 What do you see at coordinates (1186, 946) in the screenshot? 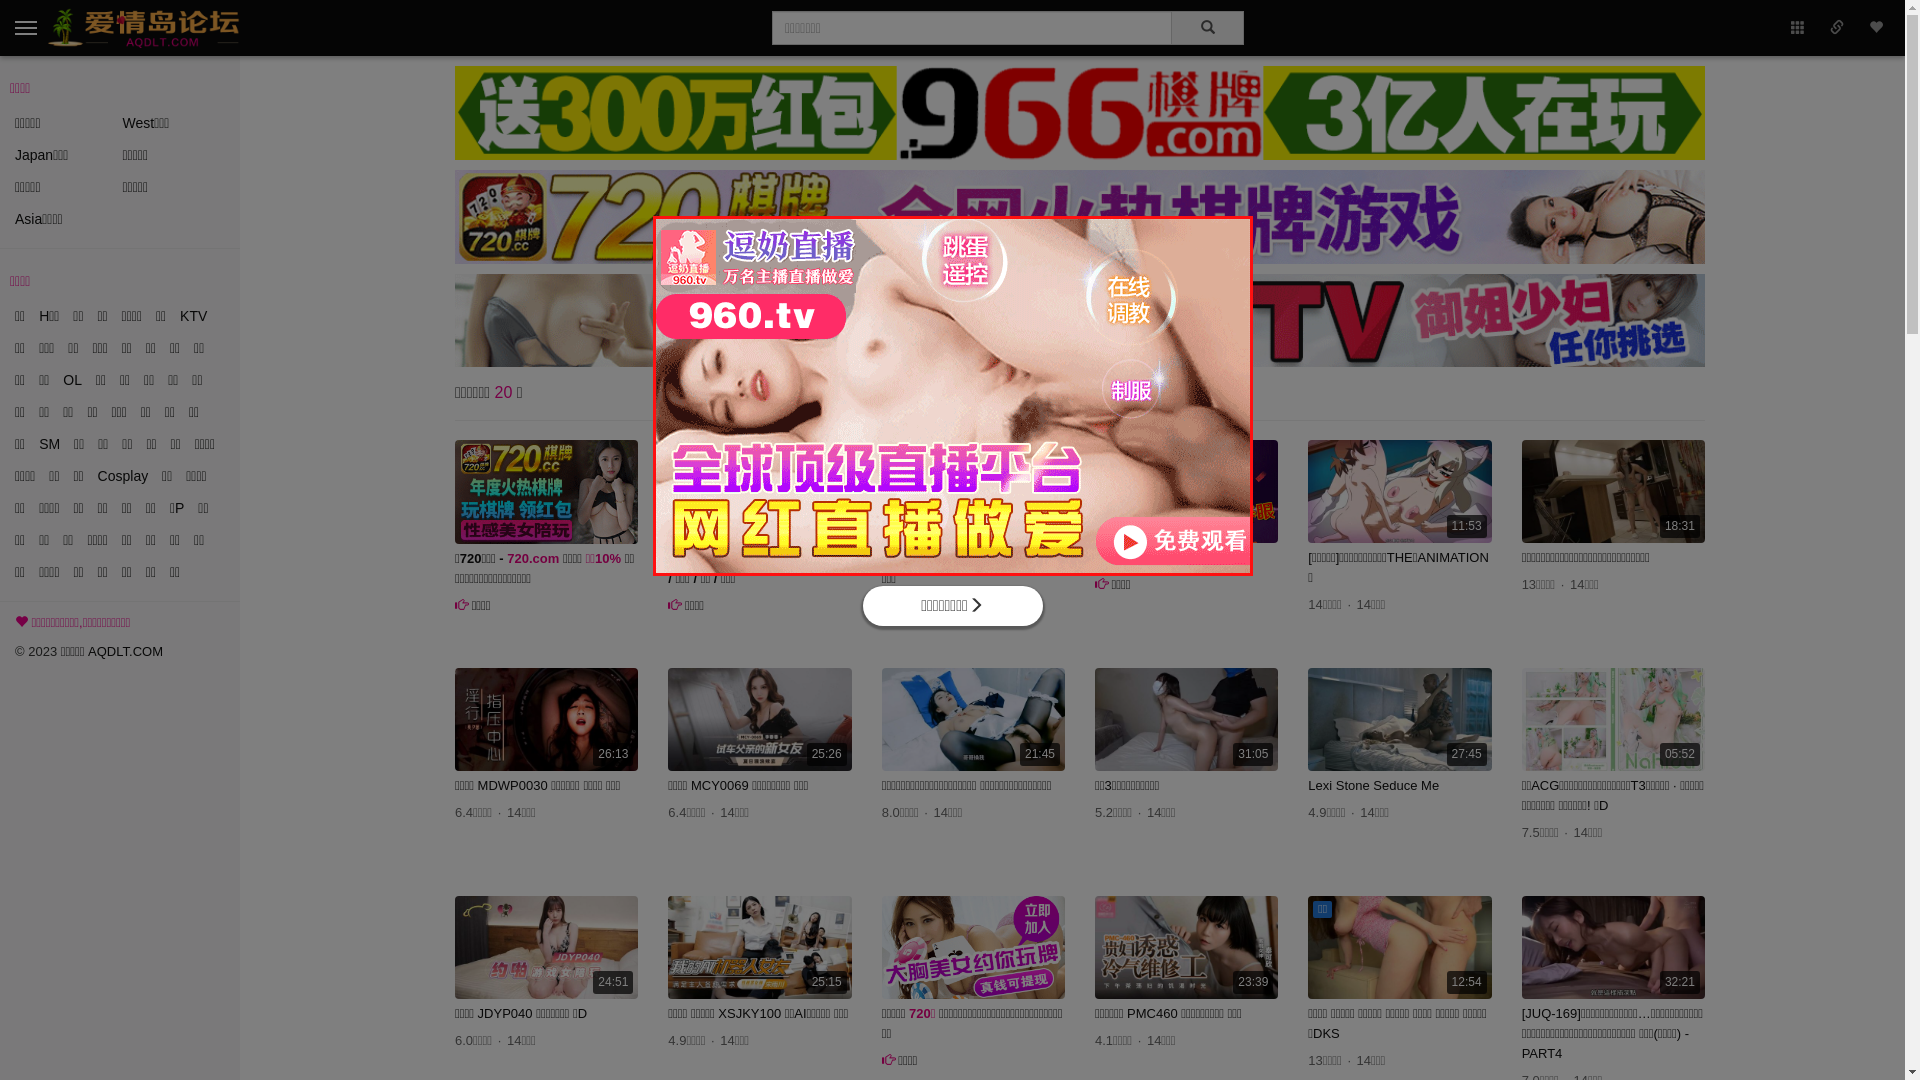
I see `'23:39'` at bounding box center [1186, 946].